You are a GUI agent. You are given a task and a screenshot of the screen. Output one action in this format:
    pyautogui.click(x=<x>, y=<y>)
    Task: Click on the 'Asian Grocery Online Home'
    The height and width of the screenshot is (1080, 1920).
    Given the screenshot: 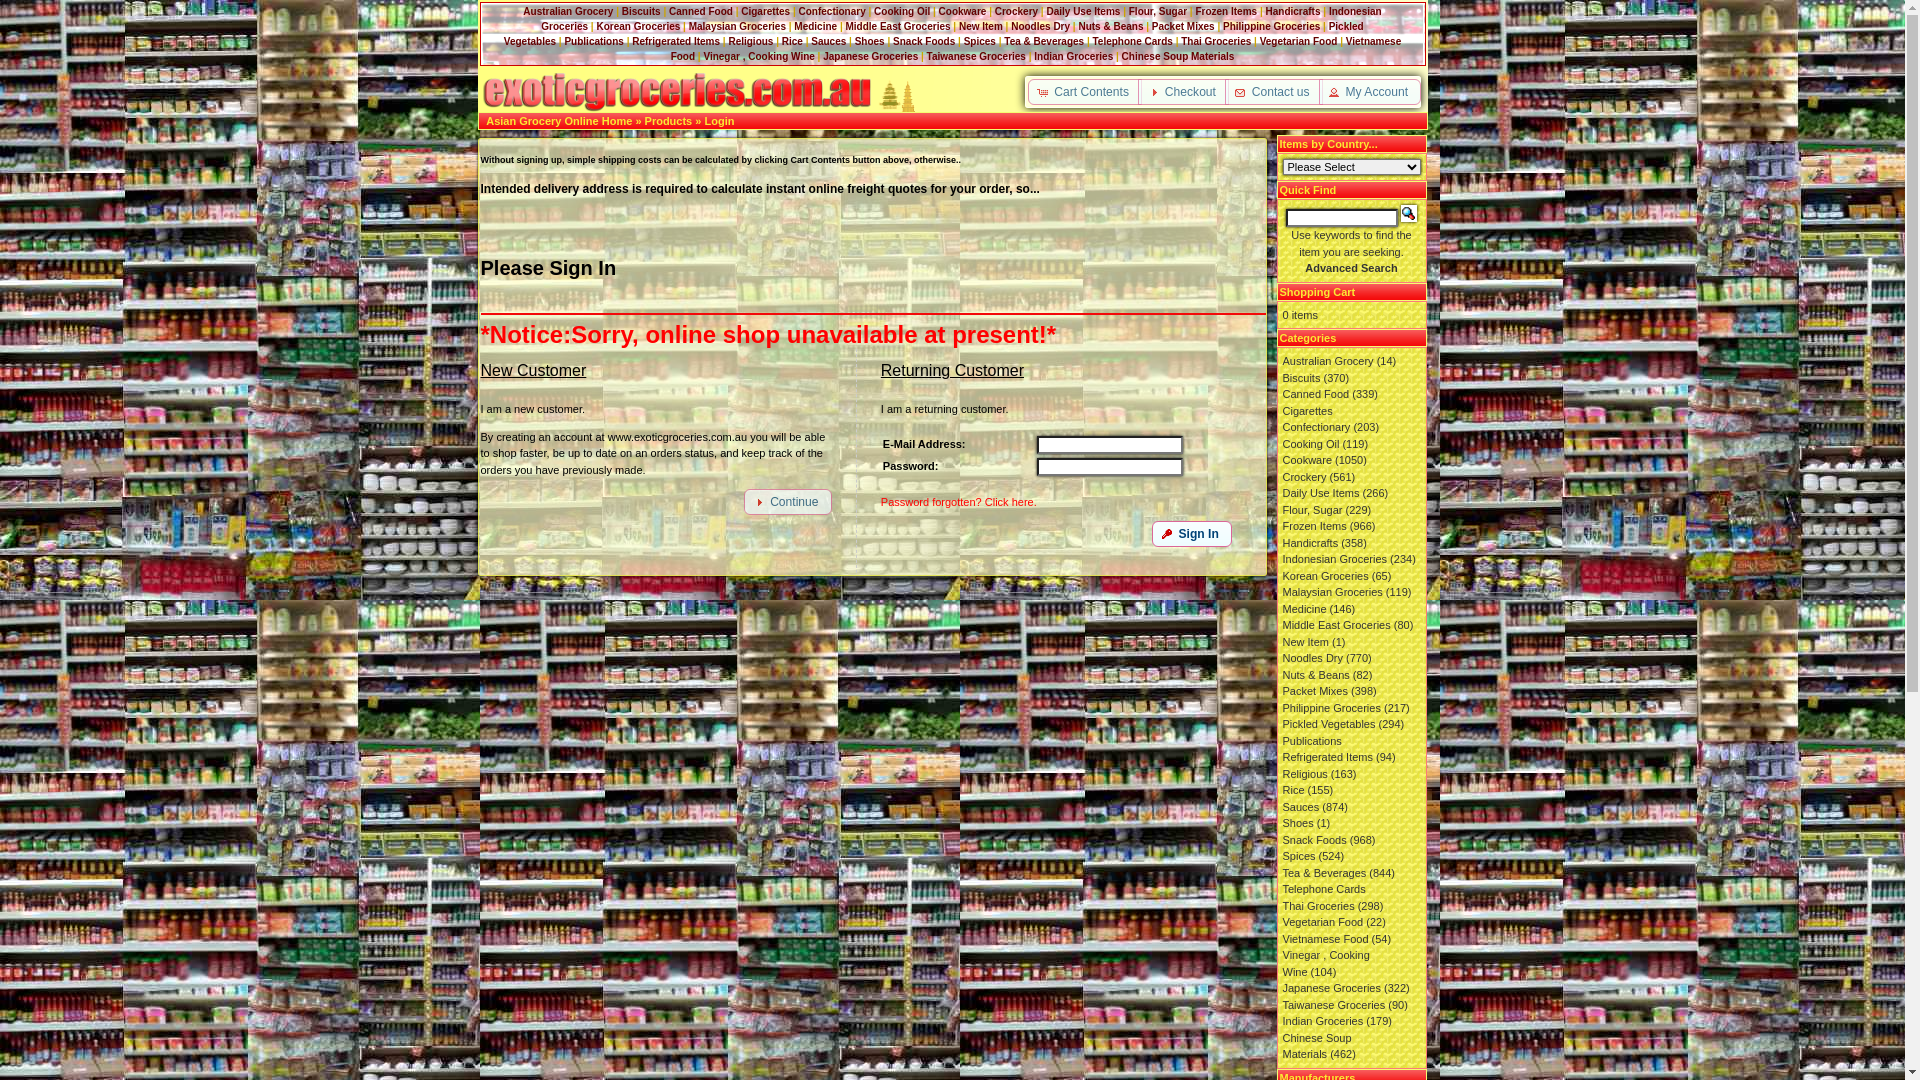 What is the action you would take?
    pyautogui.click(x=485, y=120)
    